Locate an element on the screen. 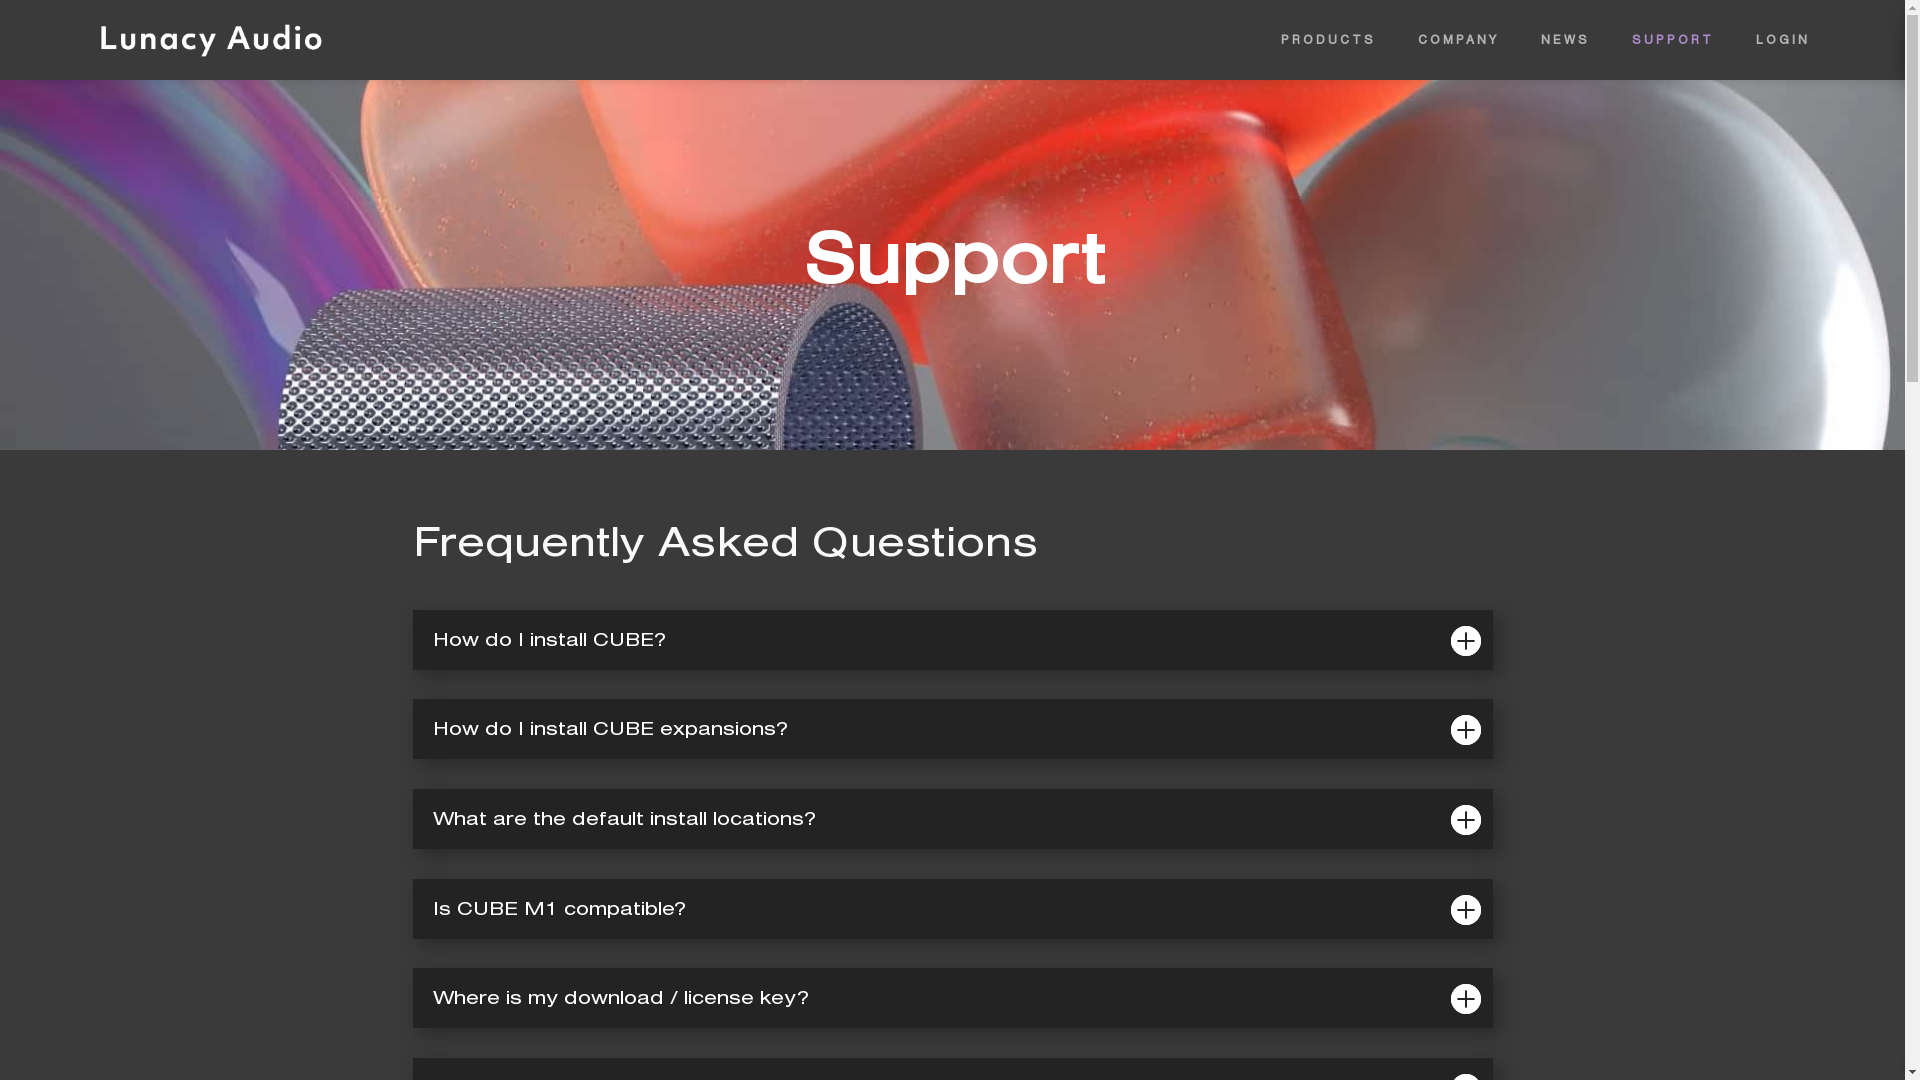 This screenshot has width=1920, height=1080. 'NEWS' is located at coordinates (1564, 39).